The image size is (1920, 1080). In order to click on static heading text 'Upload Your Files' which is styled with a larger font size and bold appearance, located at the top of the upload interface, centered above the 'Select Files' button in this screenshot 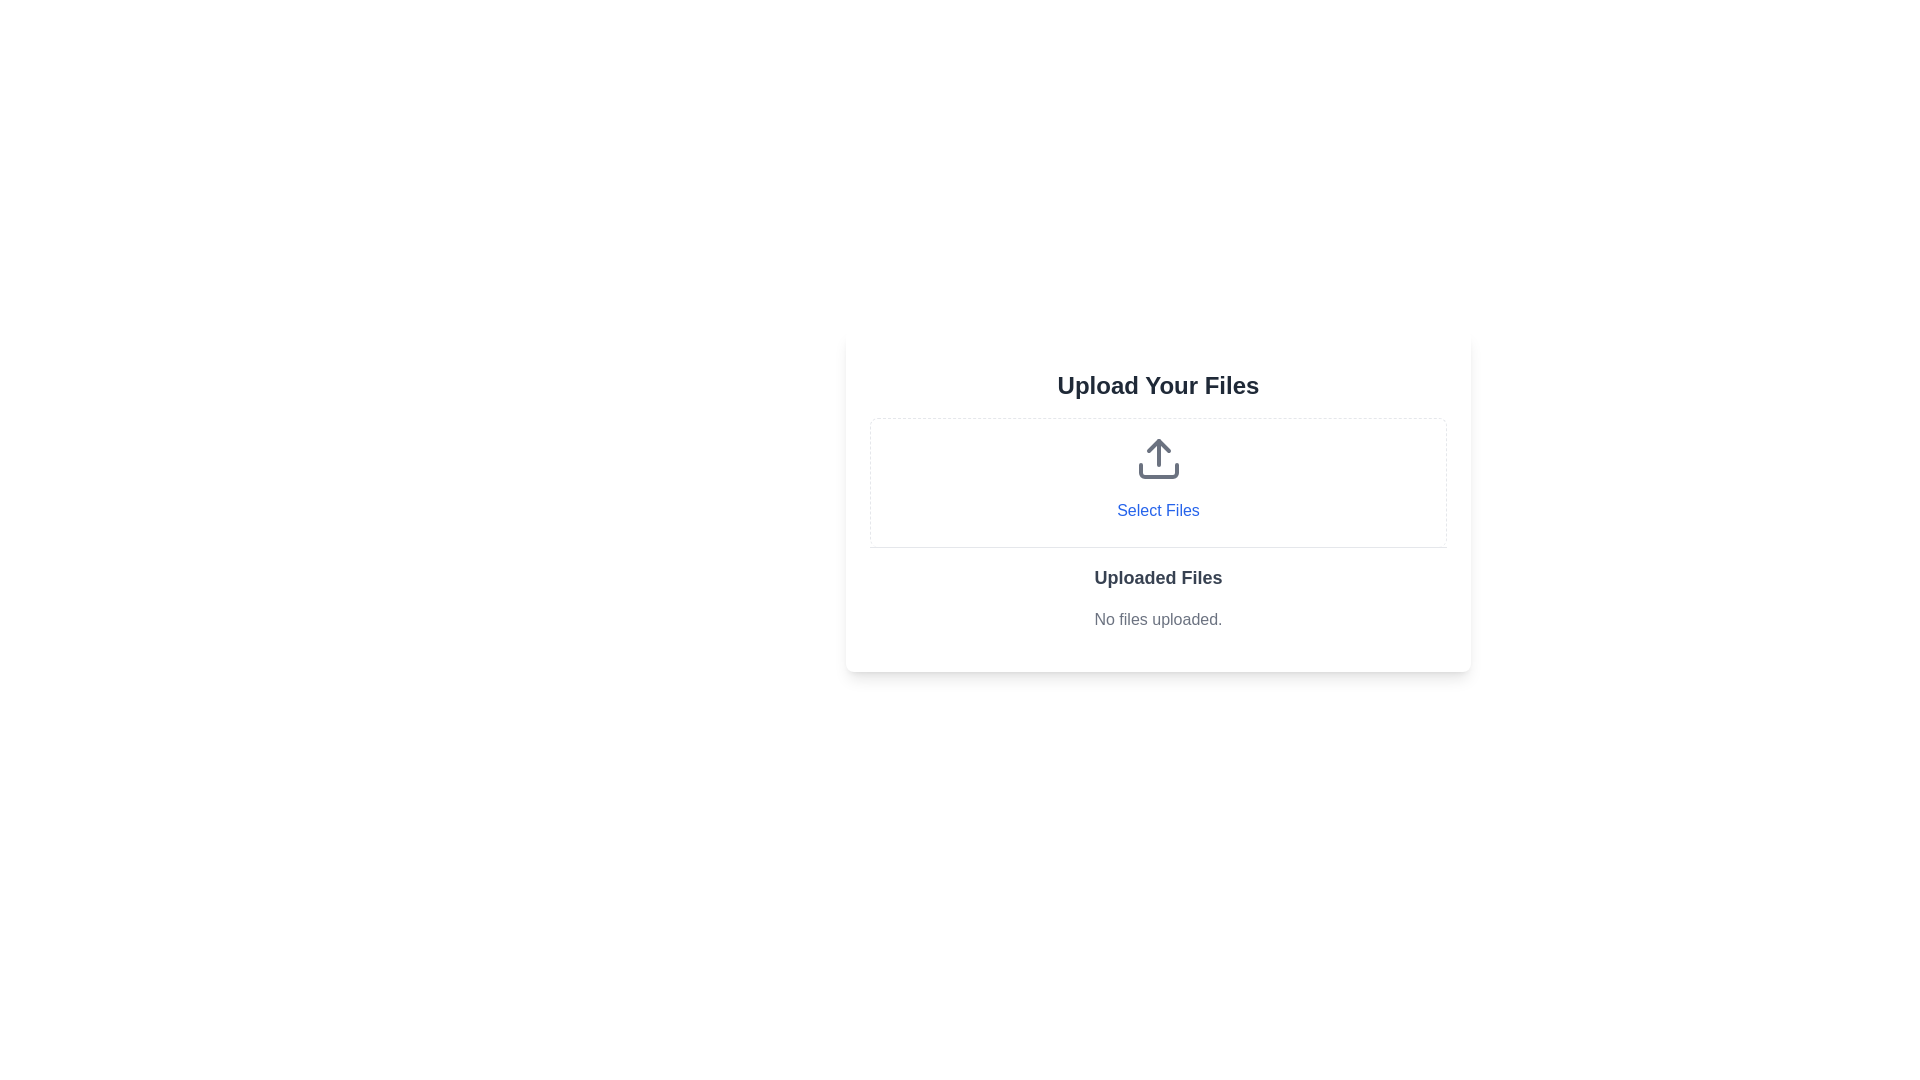, I will do `click(1158, 385)`.